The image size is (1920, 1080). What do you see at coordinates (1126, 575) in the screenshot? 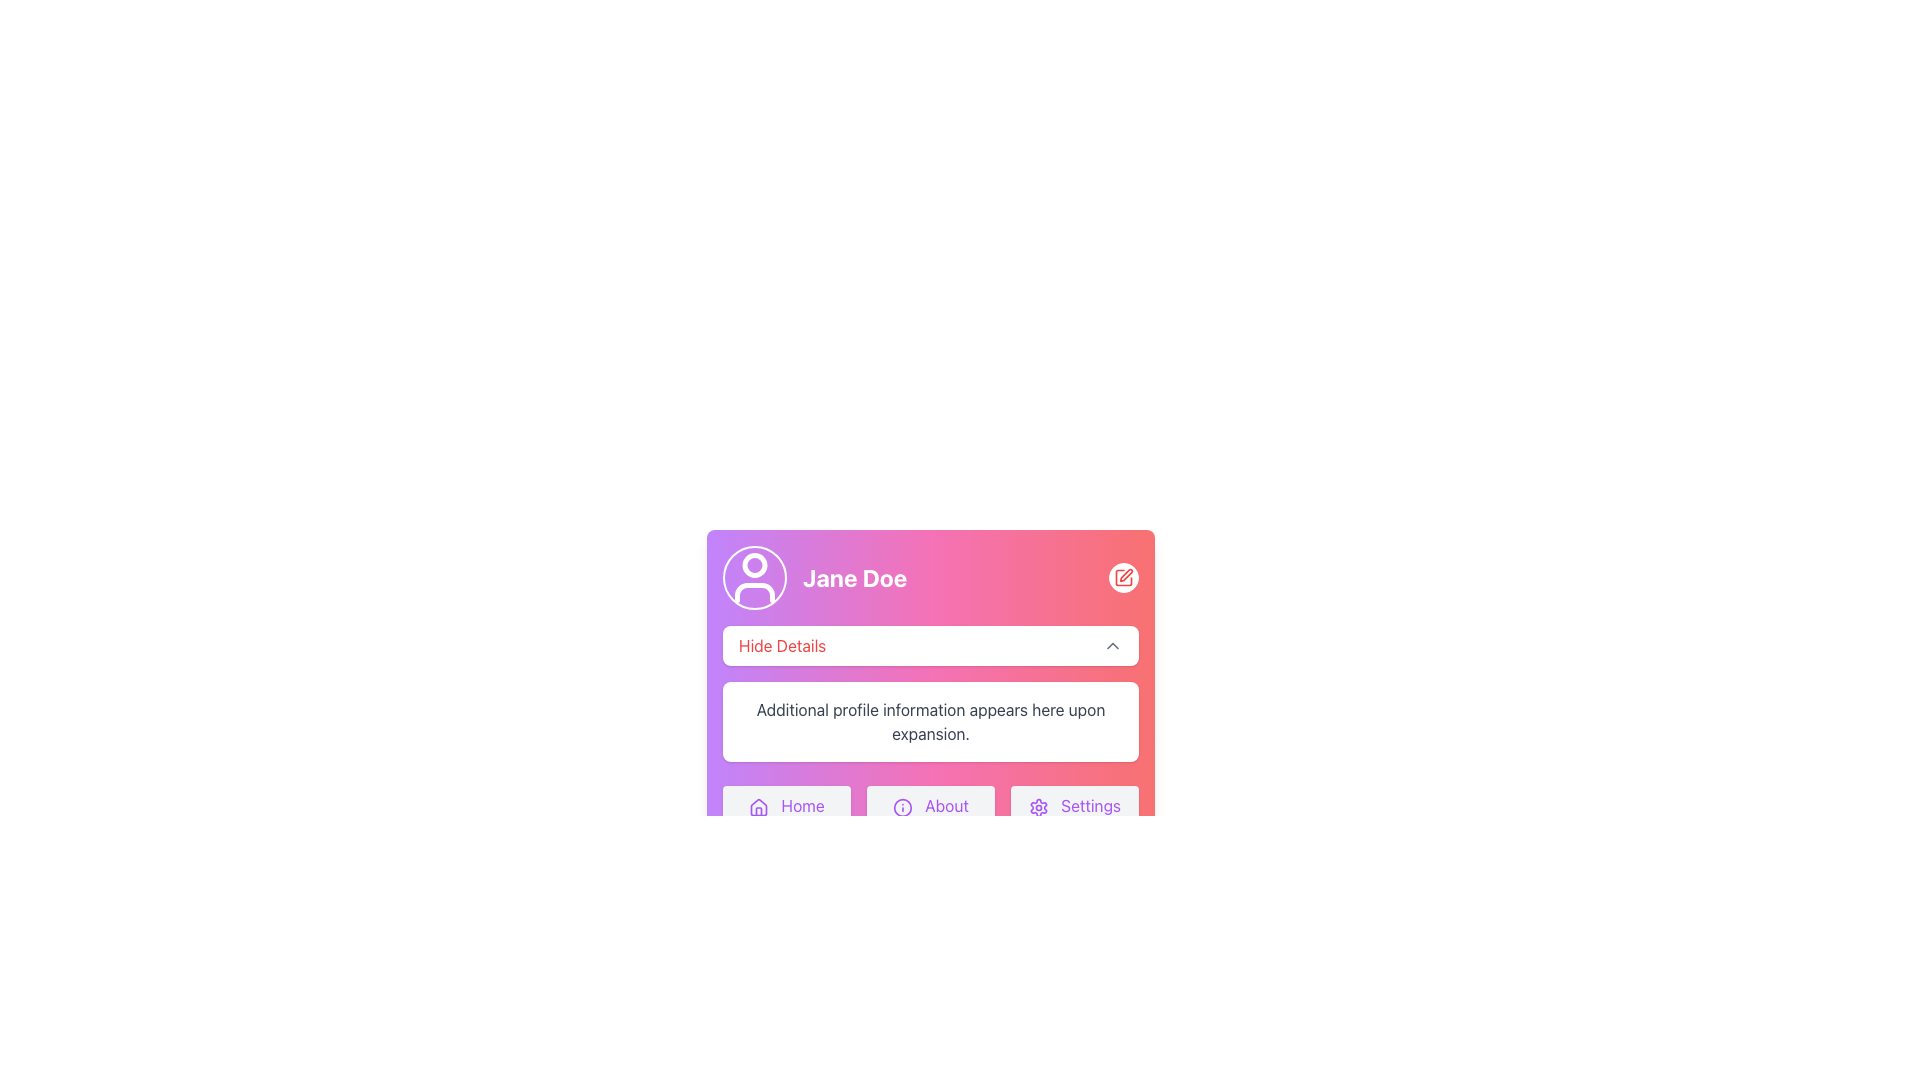
I see `the distinctive red icon resembling a pen or pencil located at the top-right corner of the 'Jane Doe' profile card` at bounding box center [1126, 575].